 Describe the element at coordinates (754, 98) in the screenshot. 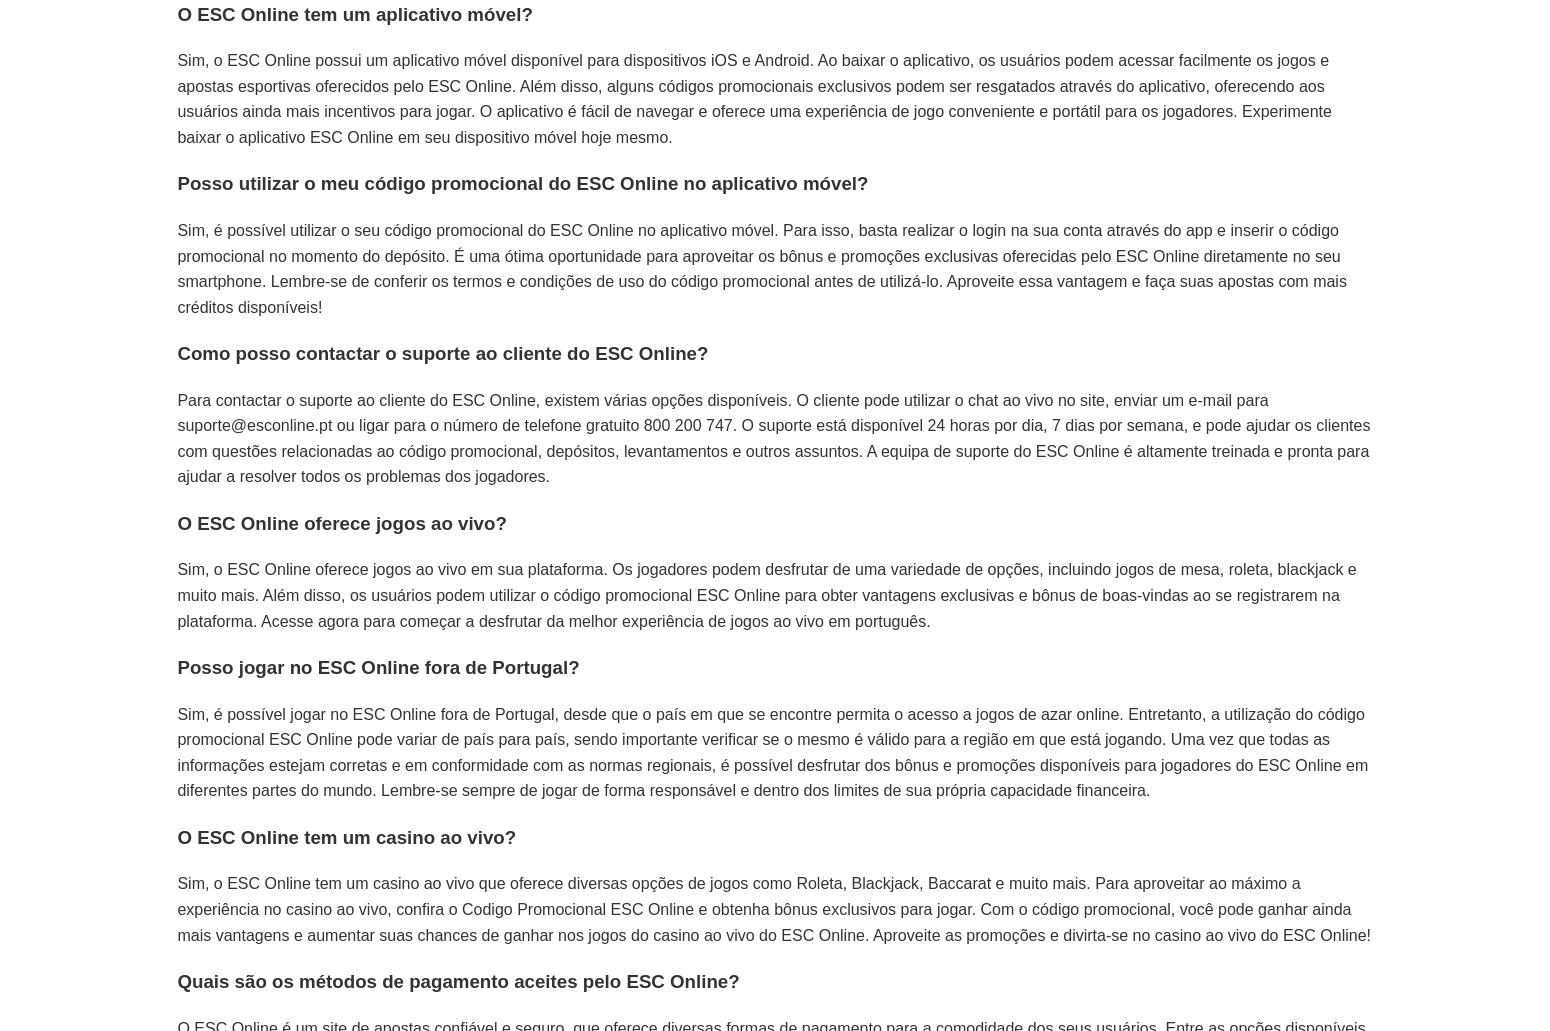

I see `'Sim, o ESC Online possui um aplicativo móvel disponível para dispositivos iOS e Android. Ao baixar o aplicativo, os usuários podem acessar facilmente os jogos e apostas esportivas oferecidos pelo ESC Online. Além disso, alguns códigos promocionais exclusivos podem ser resgatados através do aplicativo, oferecendo aos usuários ainda mais incentivos para jogar. O aplicativo é fácil de navegar e oferece uma experiência de jogo conveniente e portátil para os jogadores. Experimente baixar o aplicativo ESC Online em seu dispositivo móvel hoje mesmo.'` at that location.